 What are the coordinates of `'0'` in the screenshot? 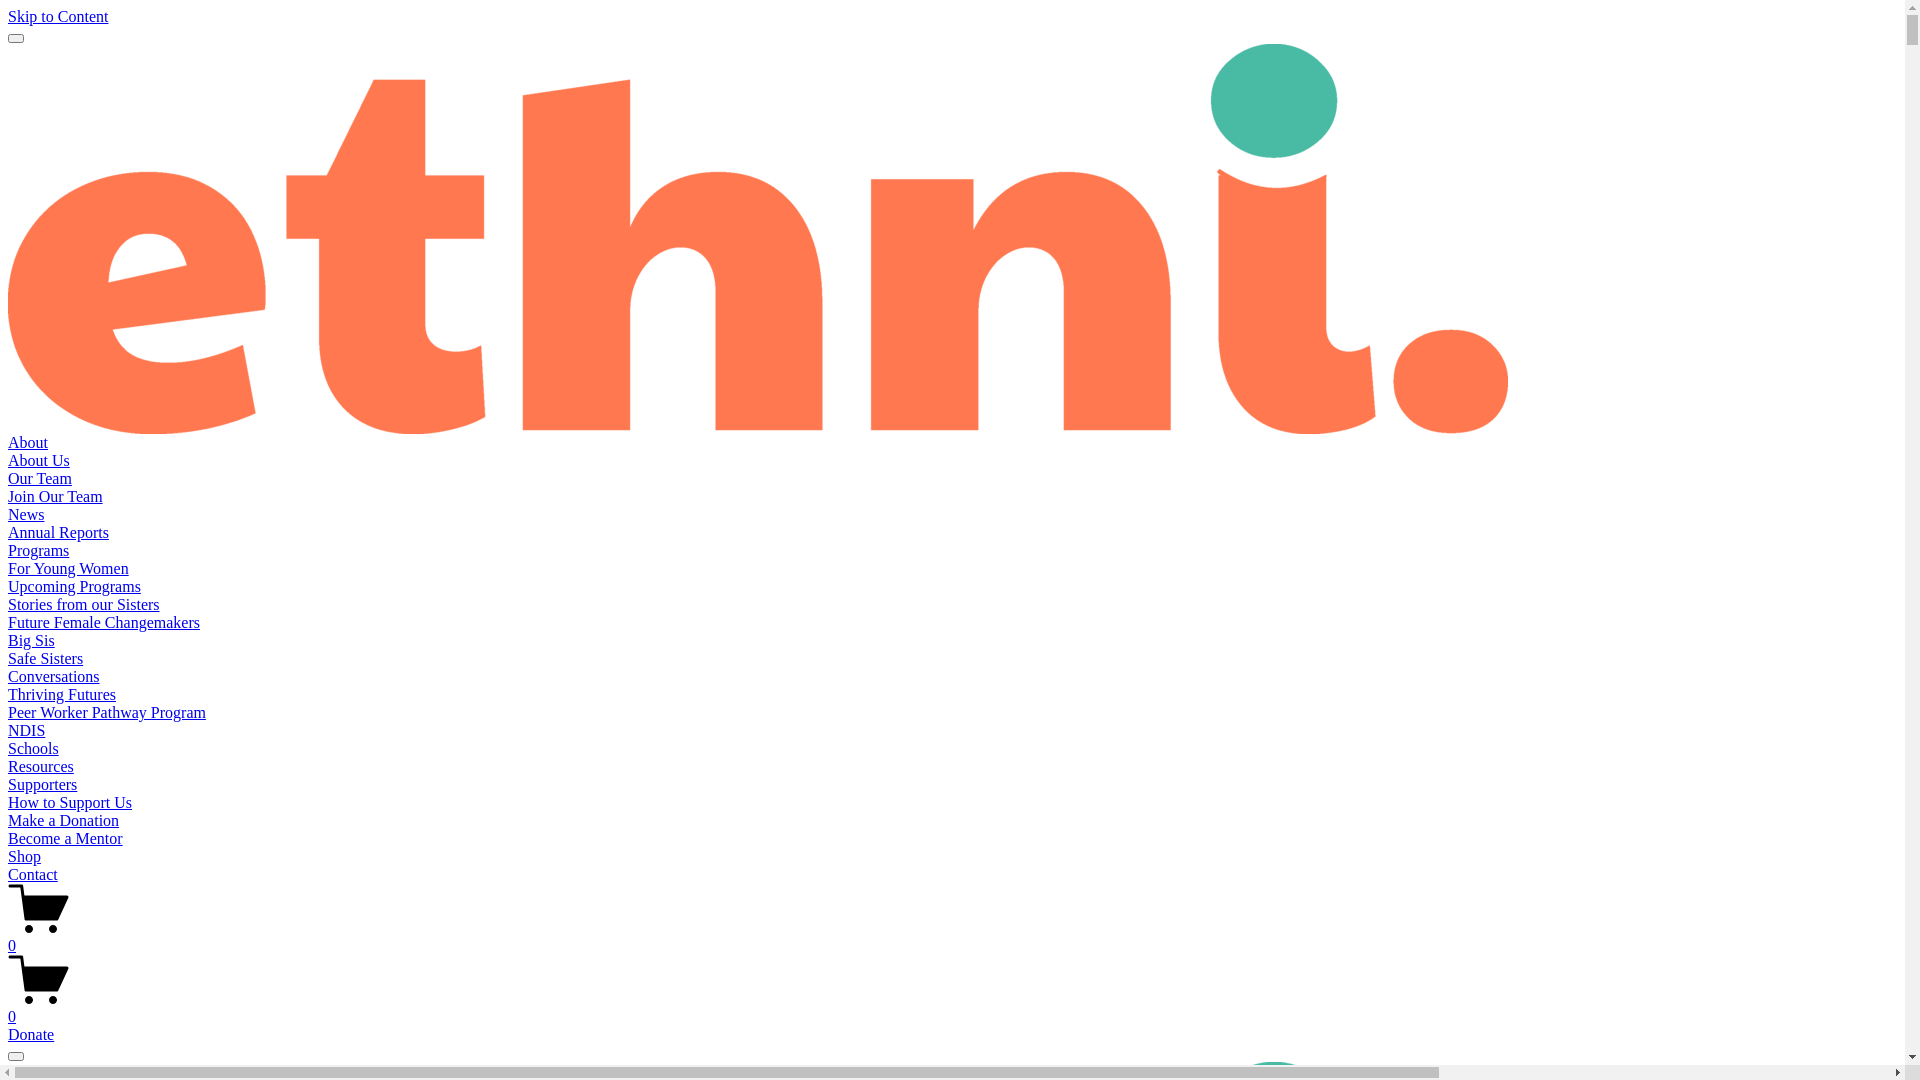 It's located at (8, 1007).